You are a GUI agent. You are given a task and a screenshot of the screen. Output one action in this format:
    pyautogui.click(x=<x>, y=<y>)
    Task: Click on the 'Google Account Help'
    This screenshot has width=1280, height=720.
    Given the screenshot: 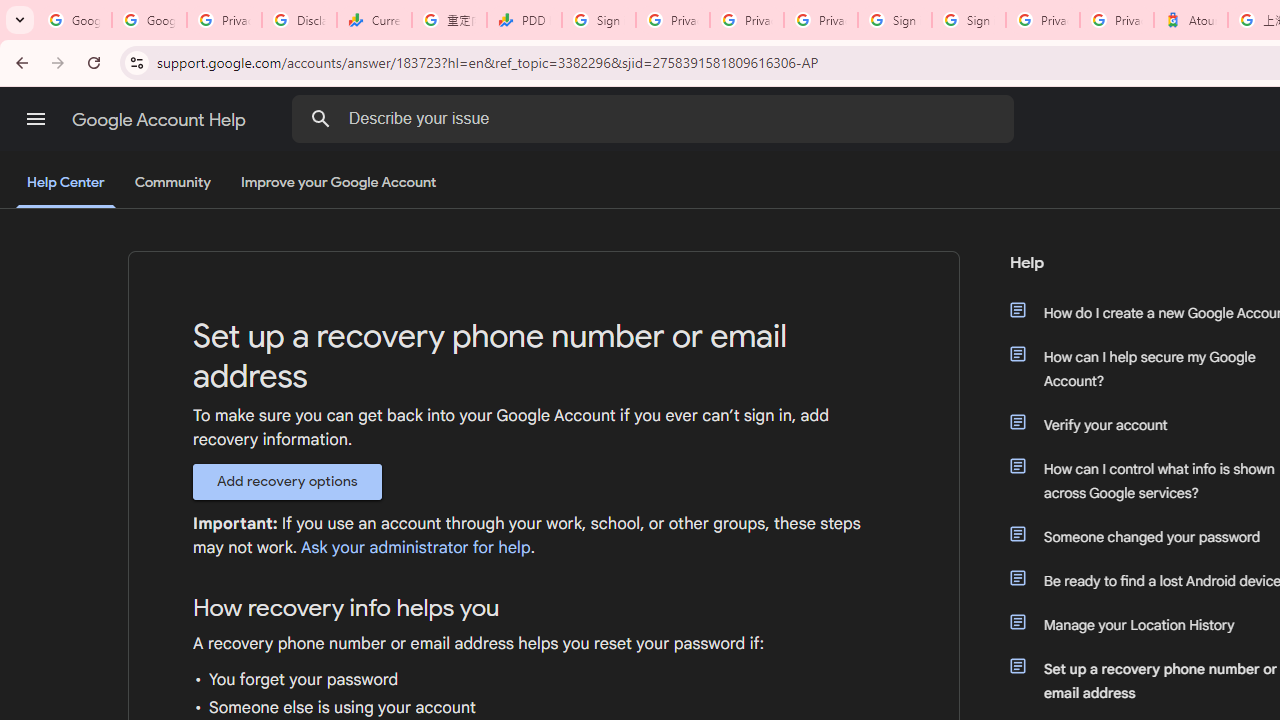 What is the action you would take?
    pyautogui.click(x=160, y=119)
    